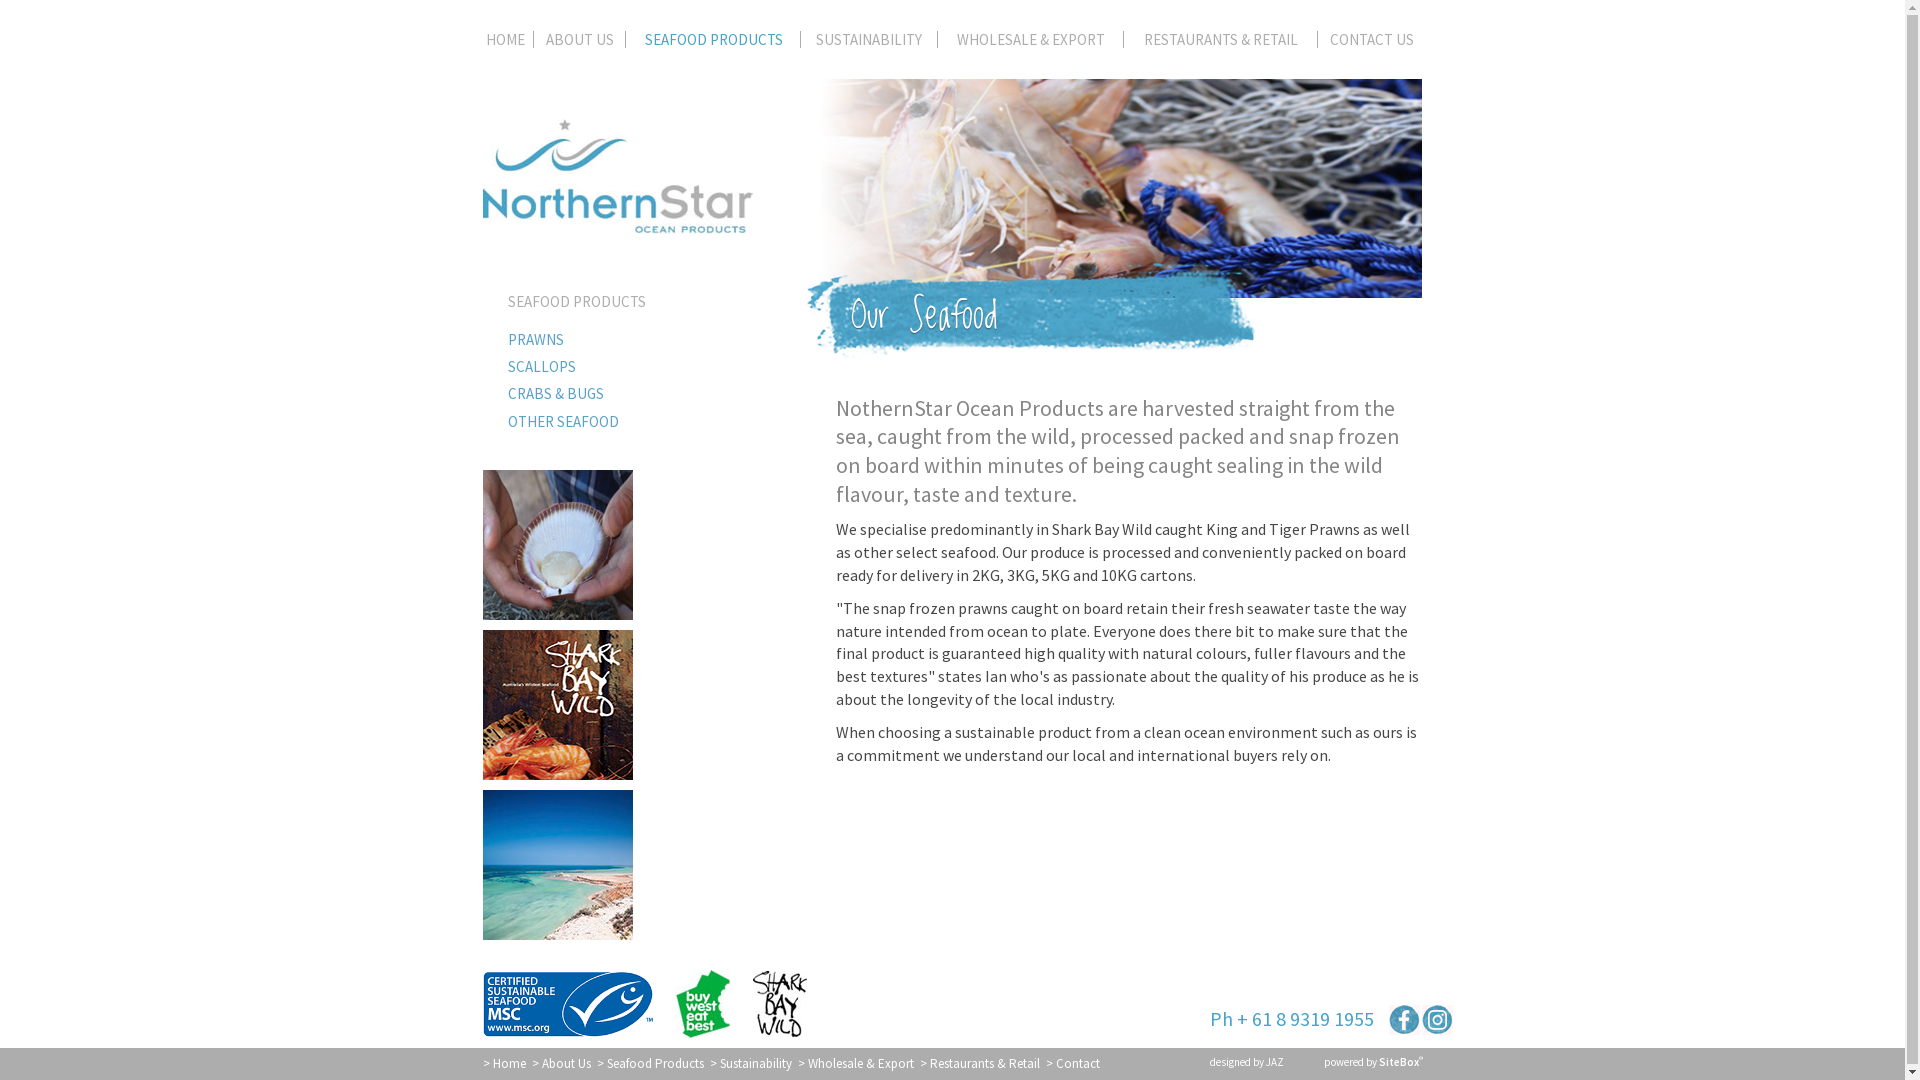  What do you see at coordinates (1219, 44) in the screenshot?
I see `'RESTAURANTS` at bounding box center [1219, 44].